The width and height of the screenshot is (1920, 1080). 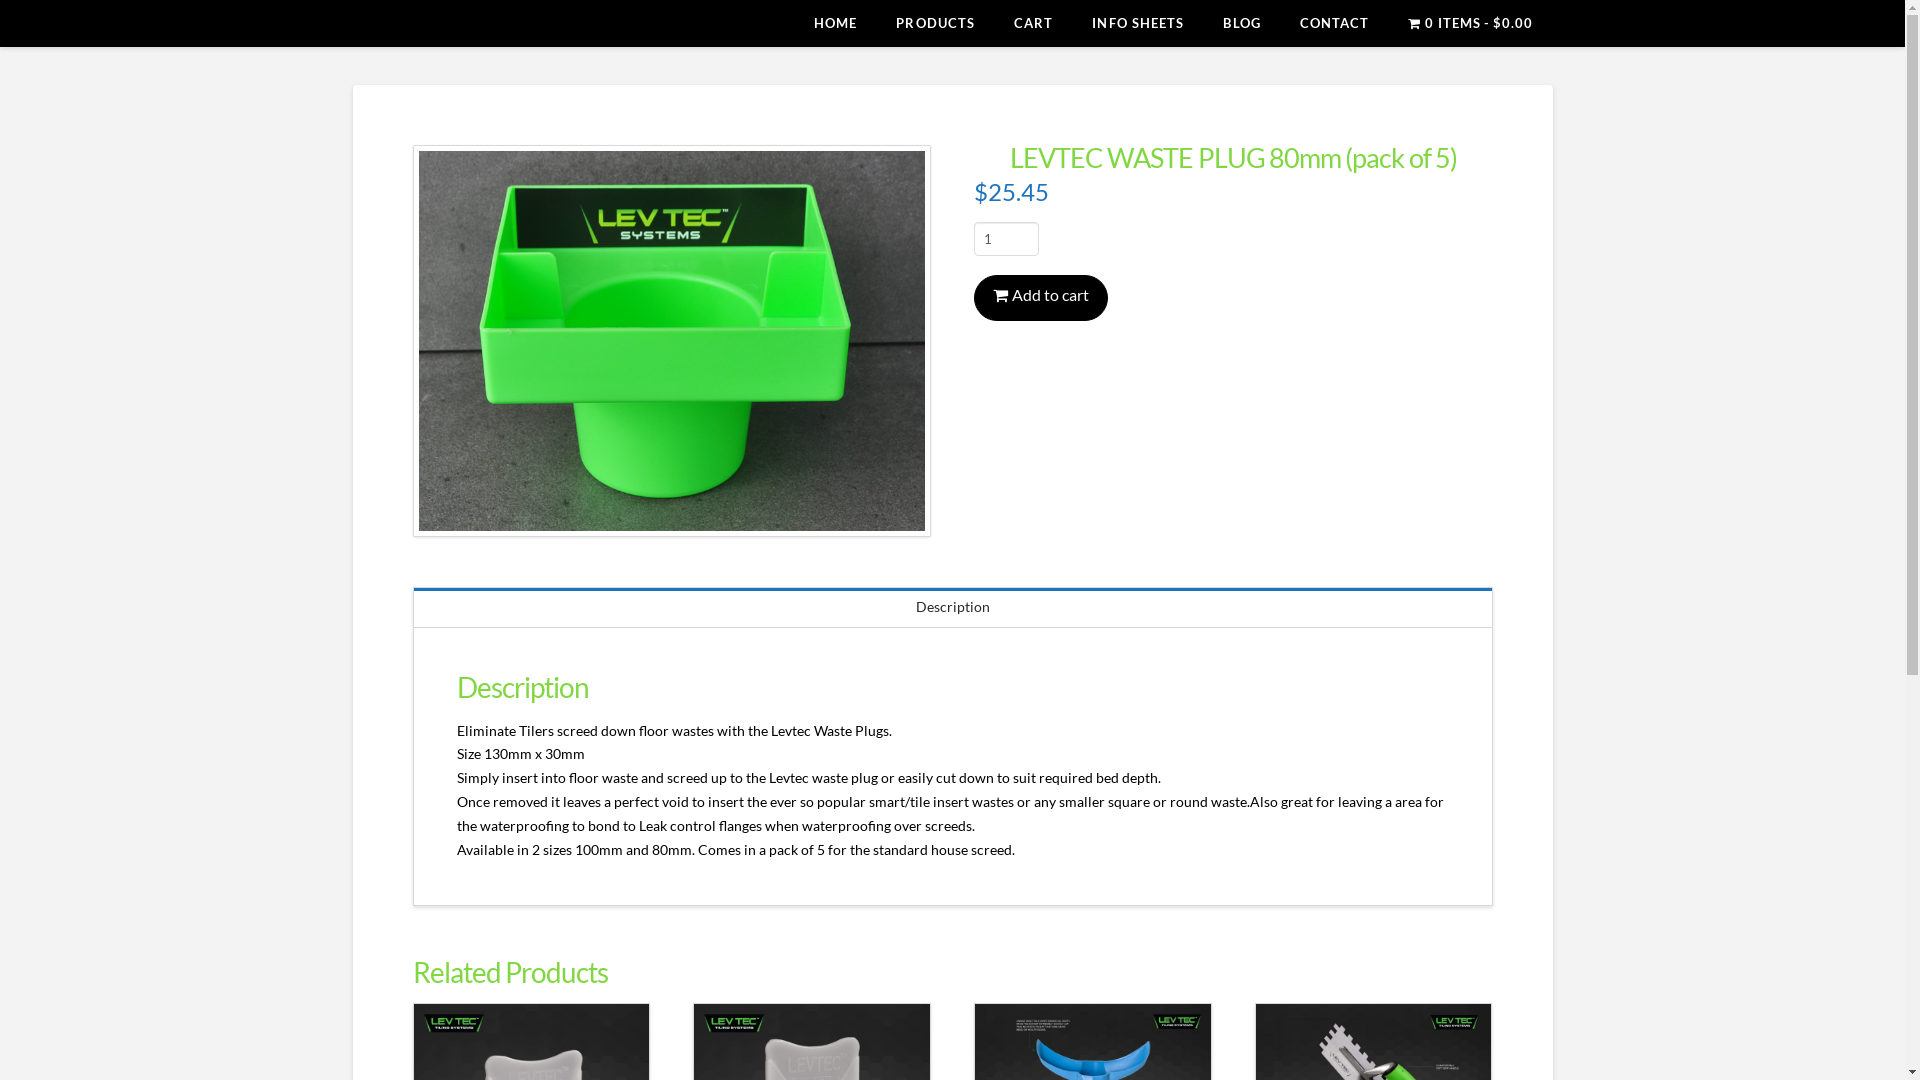 What do you see at coordinates (1137, 22) in the screenshot?
I see `'INFO SHEETS'` at bounding box center [1137, 22].